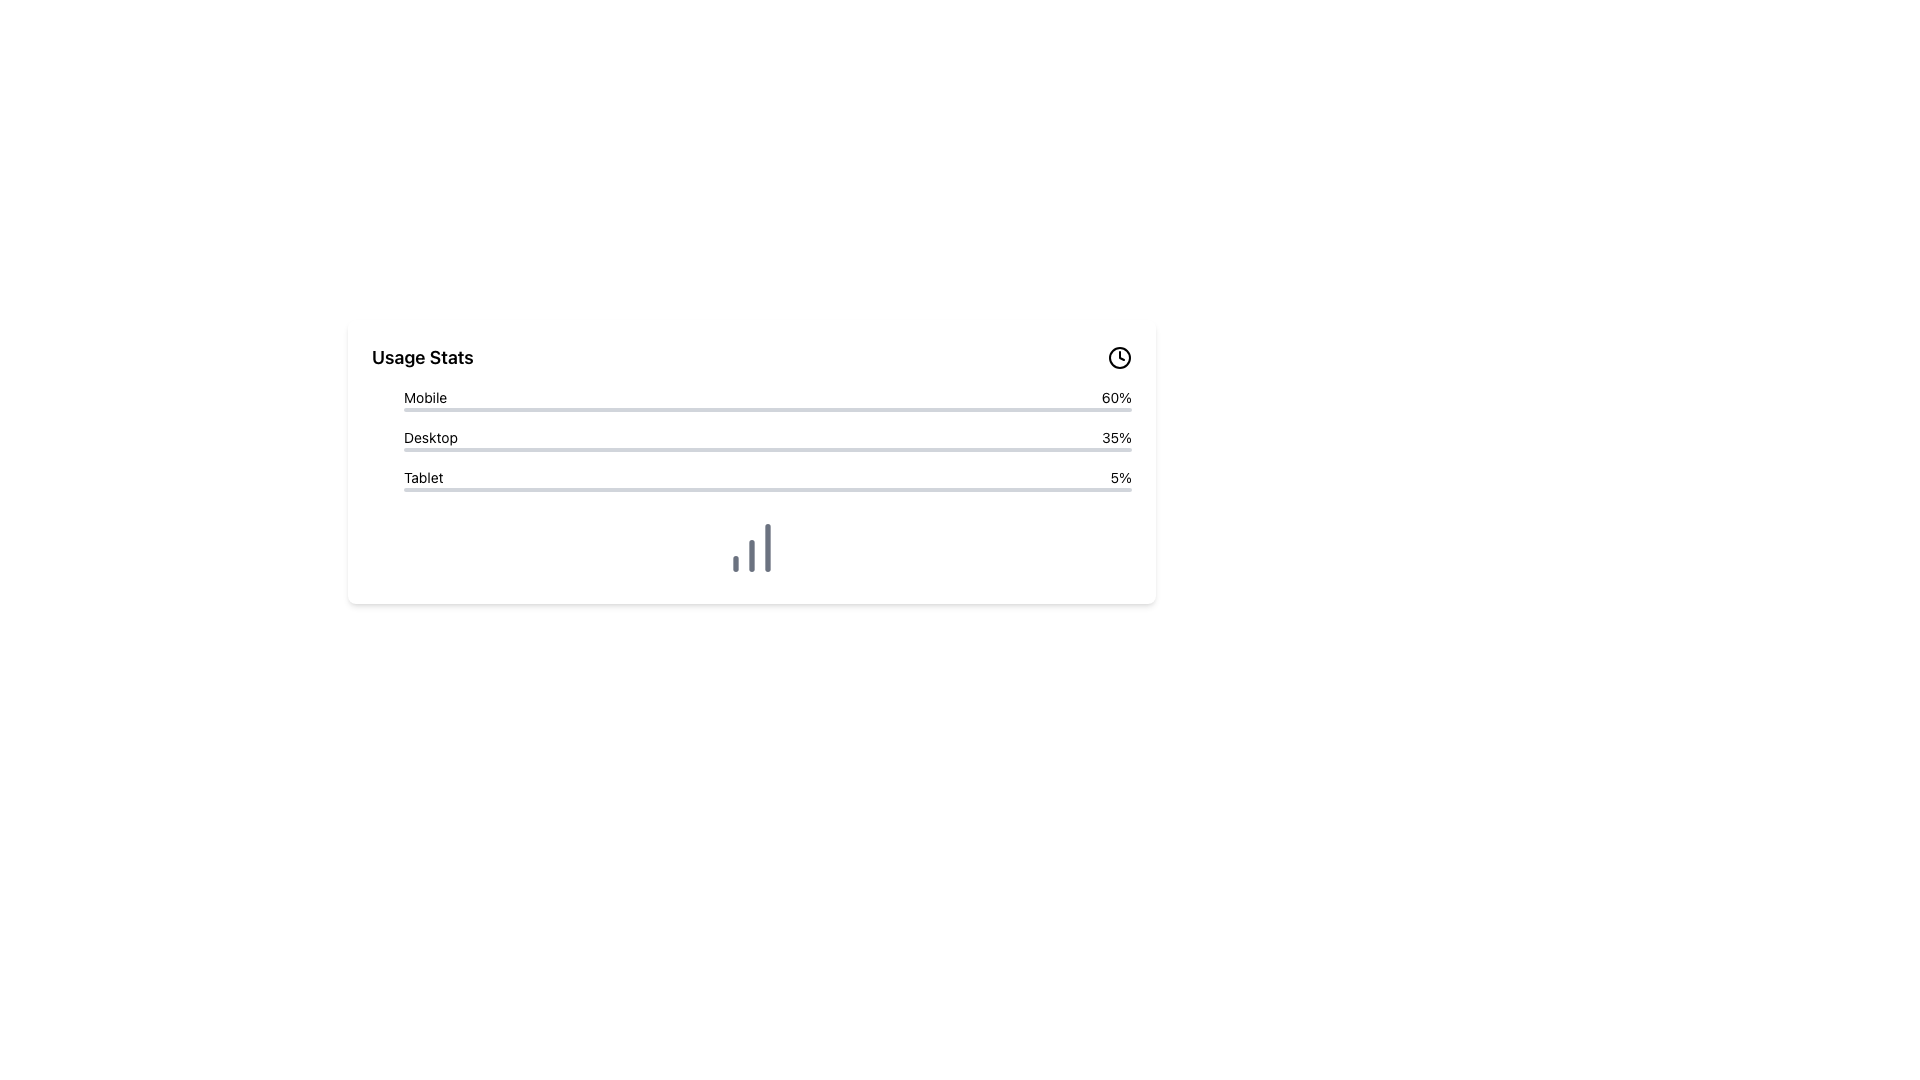 The height and width of the screenshot is (1080, 1920). I want to click on the progress bar representing 'Mobile' usage, so click(767, 400).